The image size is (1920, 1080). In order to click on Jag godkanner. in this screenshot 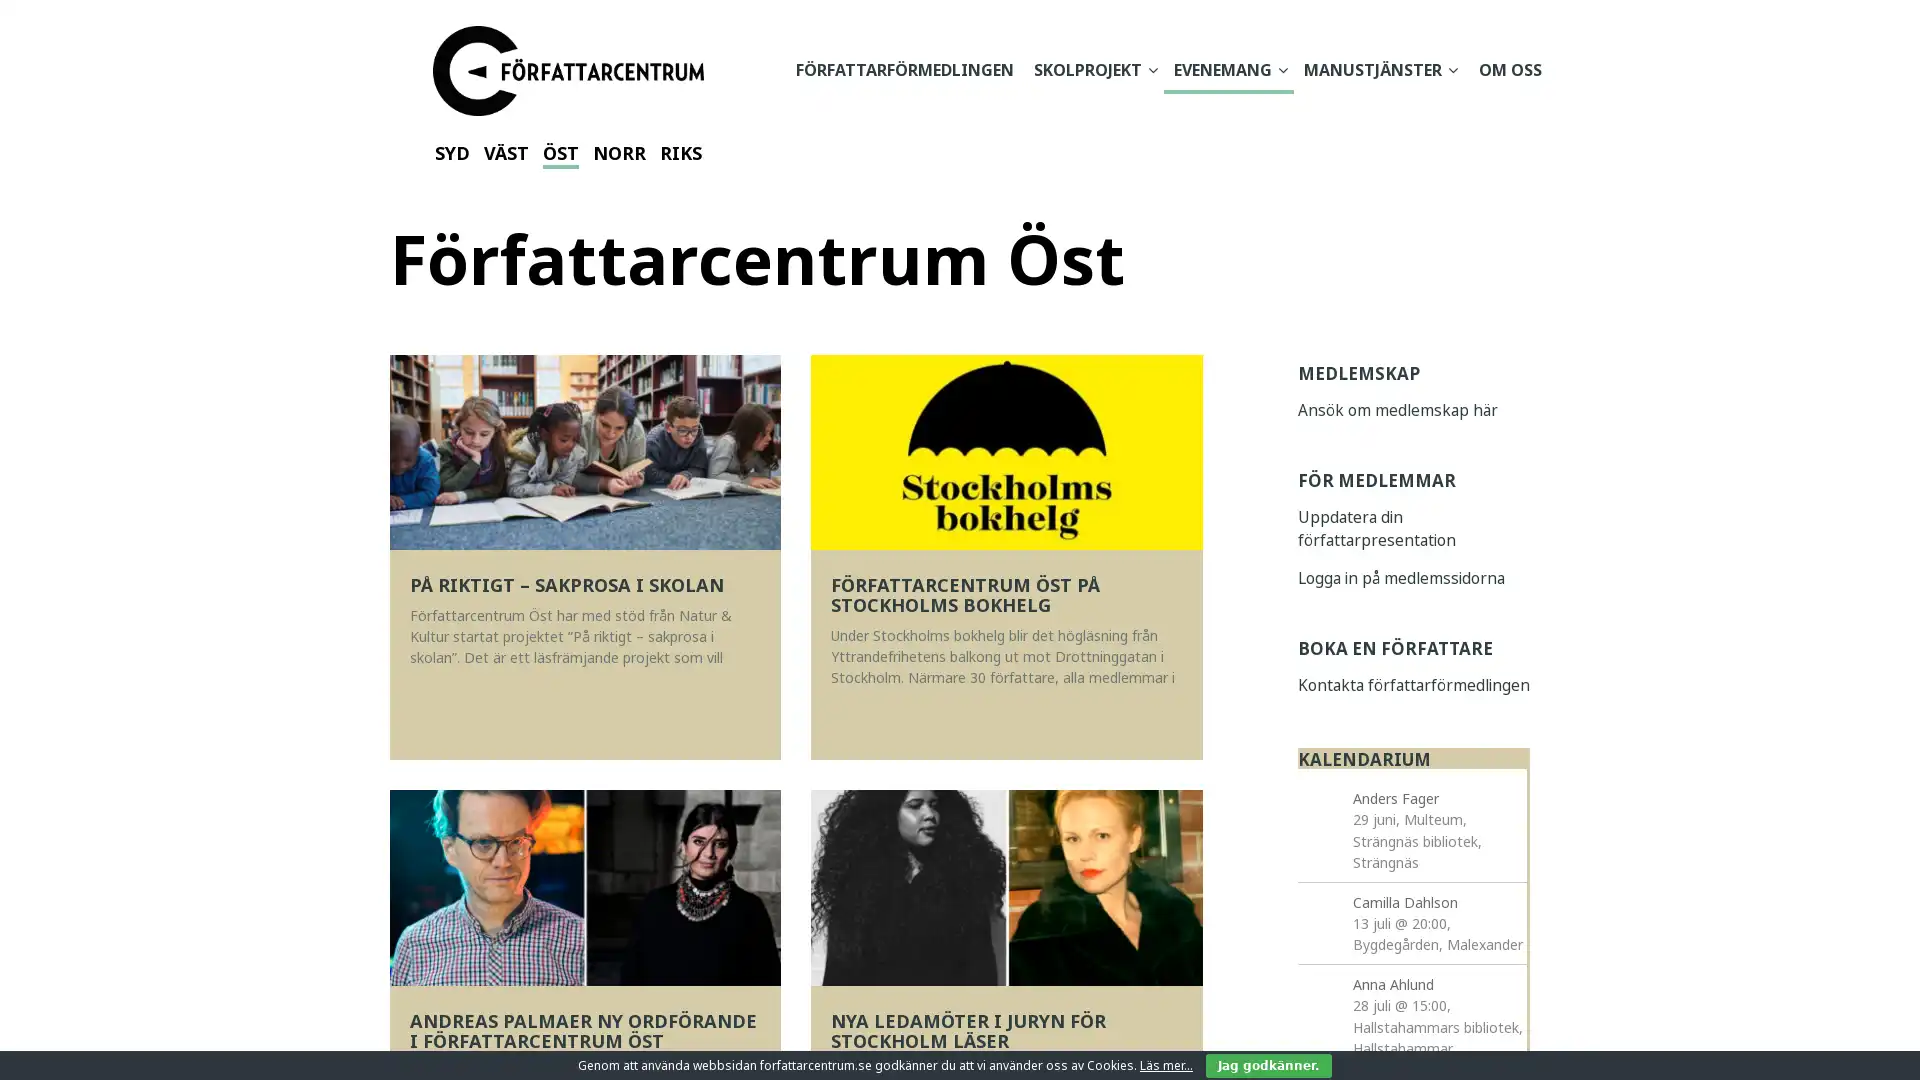, I will do `click(1267, 1064)`.